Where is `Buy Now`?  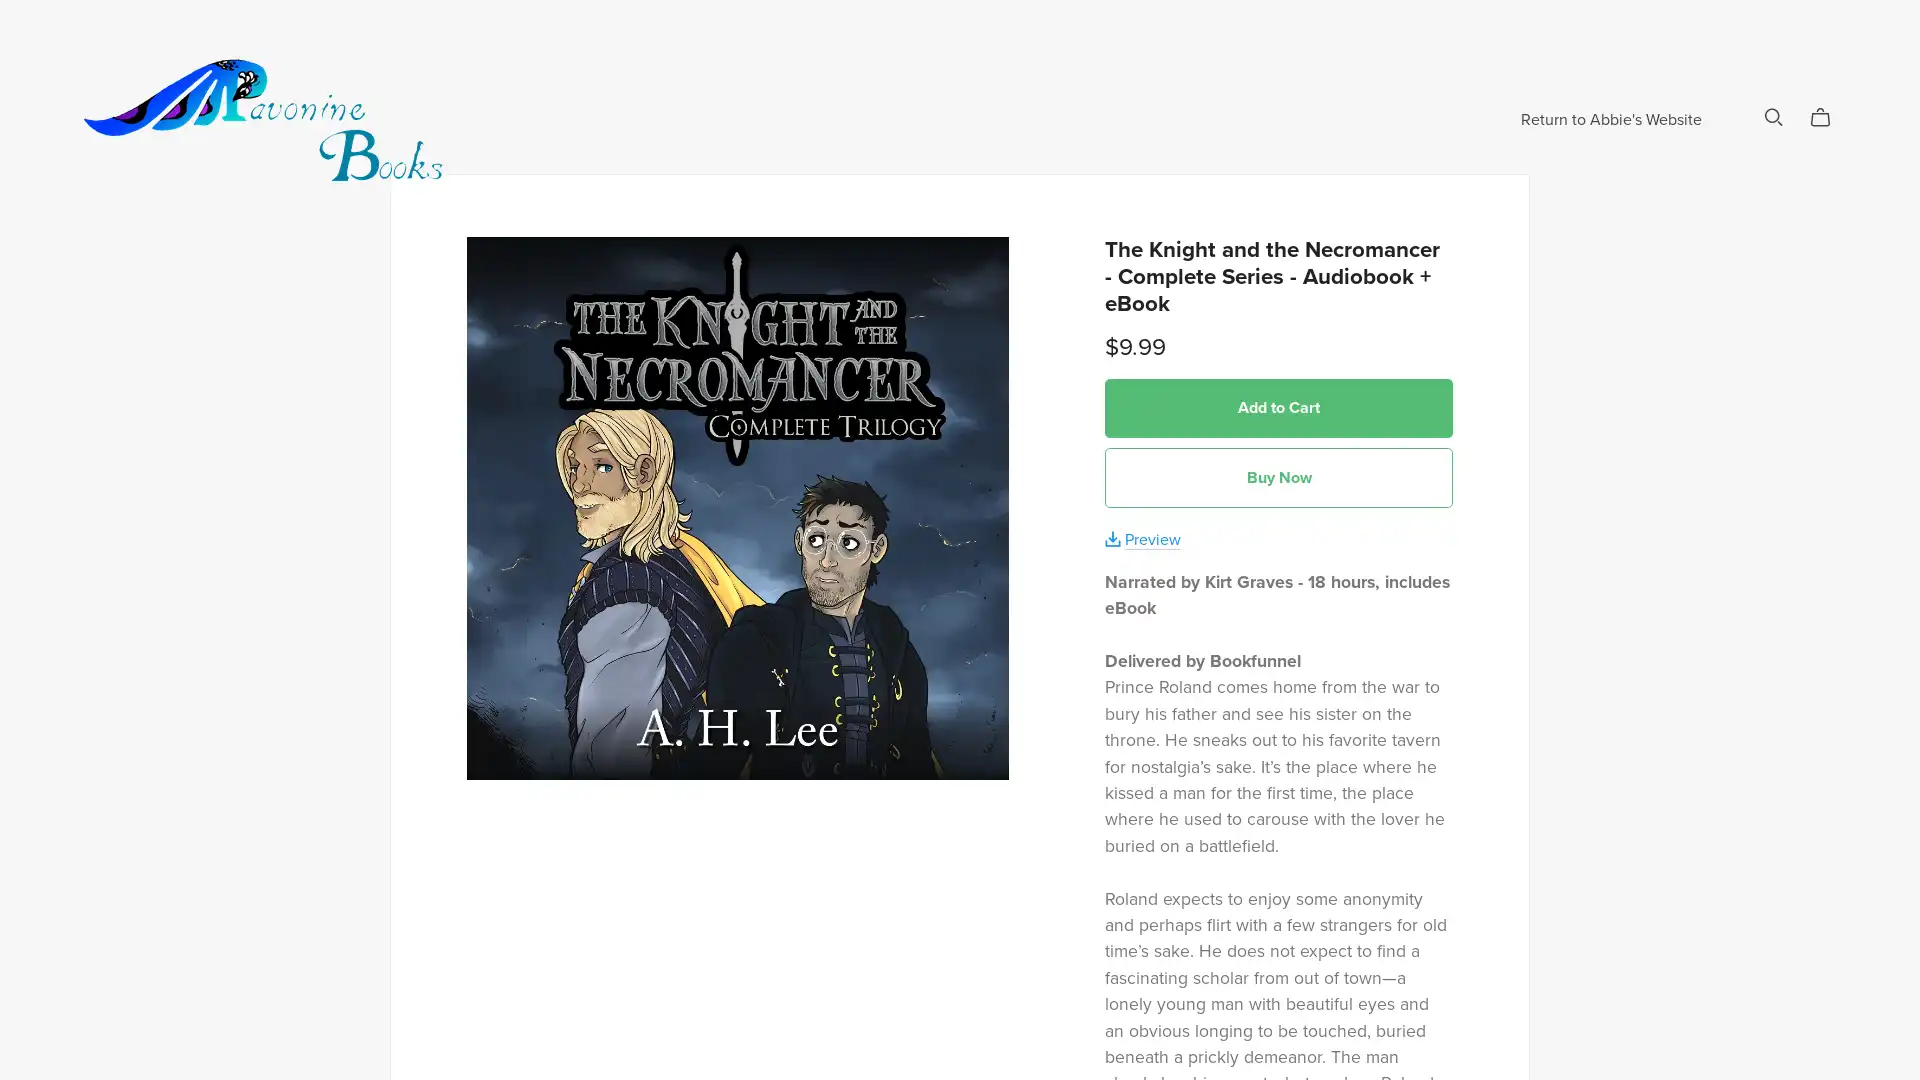
Buy Now is located at coordinates (1277, 544).